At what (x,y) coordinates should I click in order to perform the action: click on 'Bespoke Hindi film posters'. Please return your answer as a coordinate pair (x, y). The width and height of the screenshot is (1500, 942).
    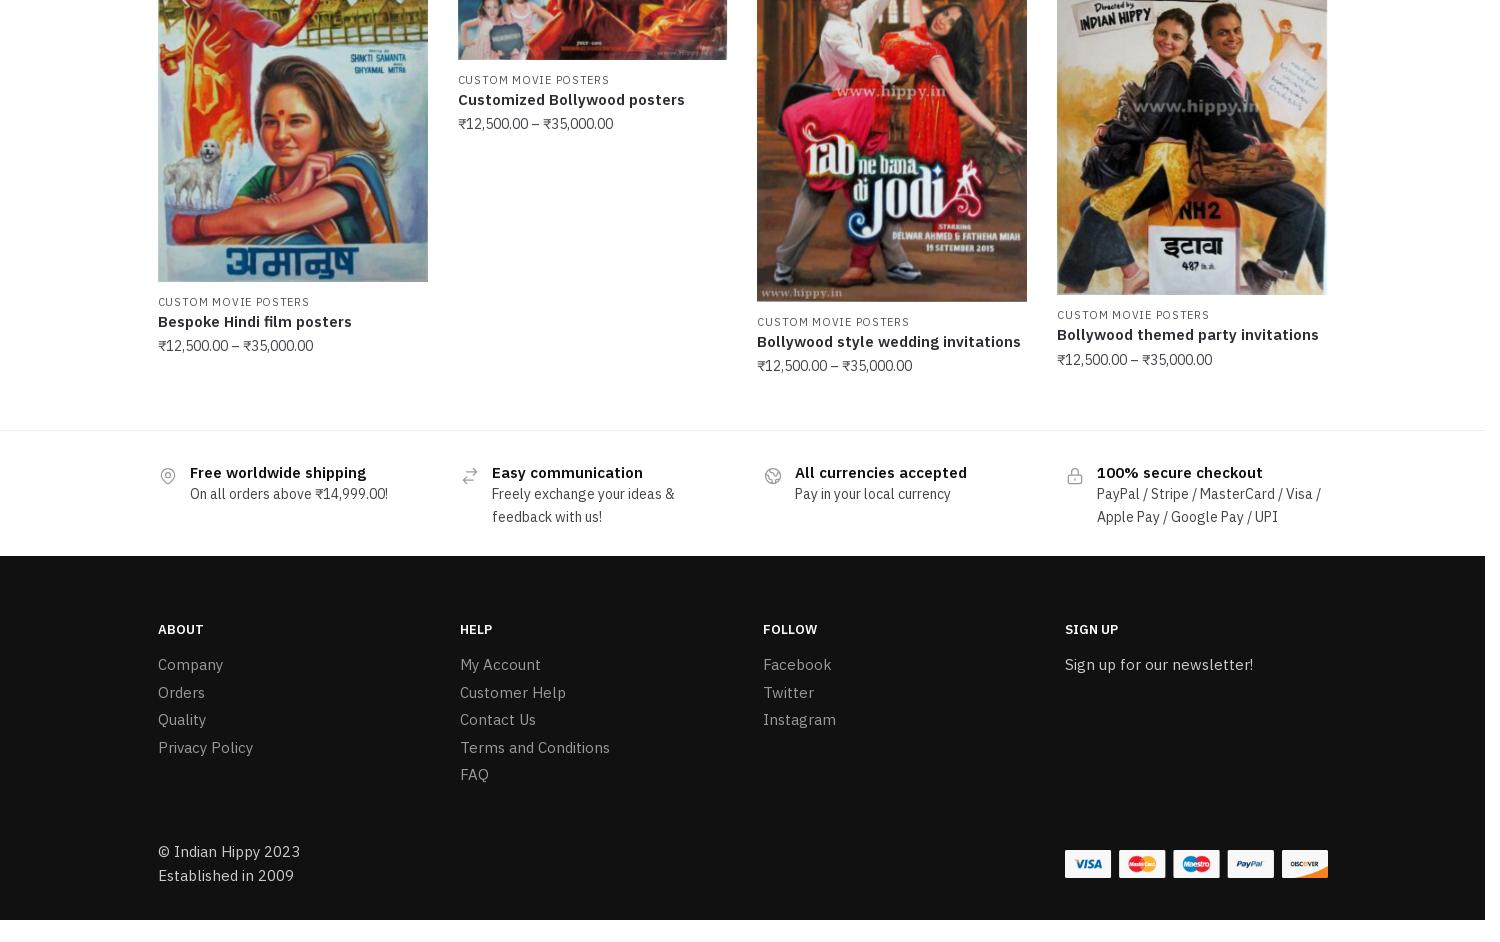
    Looking at the image, I should click on (253, 317).